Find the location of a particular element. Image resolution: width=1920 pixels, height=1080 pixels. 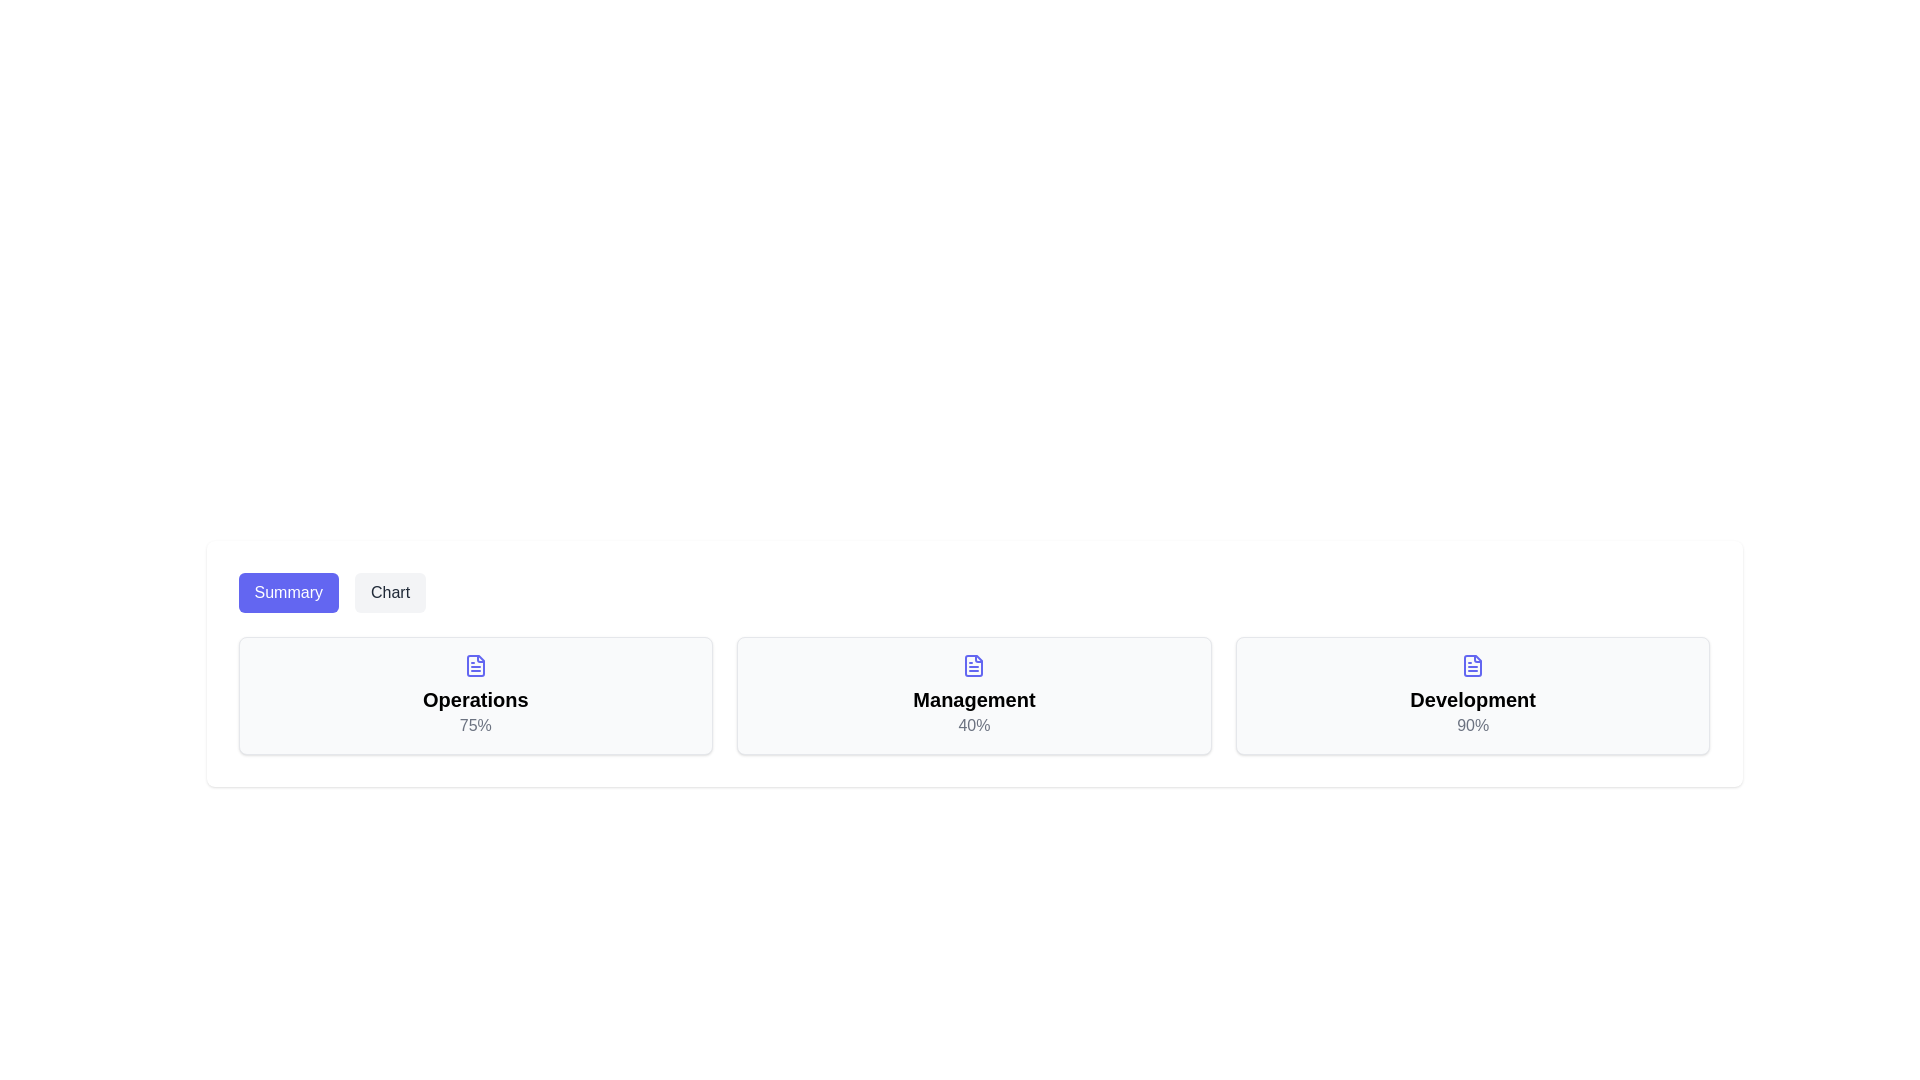

the 'Operations' label located in the first column of three cards, situated above the text '75%' and below a small file icon is located at coordinates (474, 698).